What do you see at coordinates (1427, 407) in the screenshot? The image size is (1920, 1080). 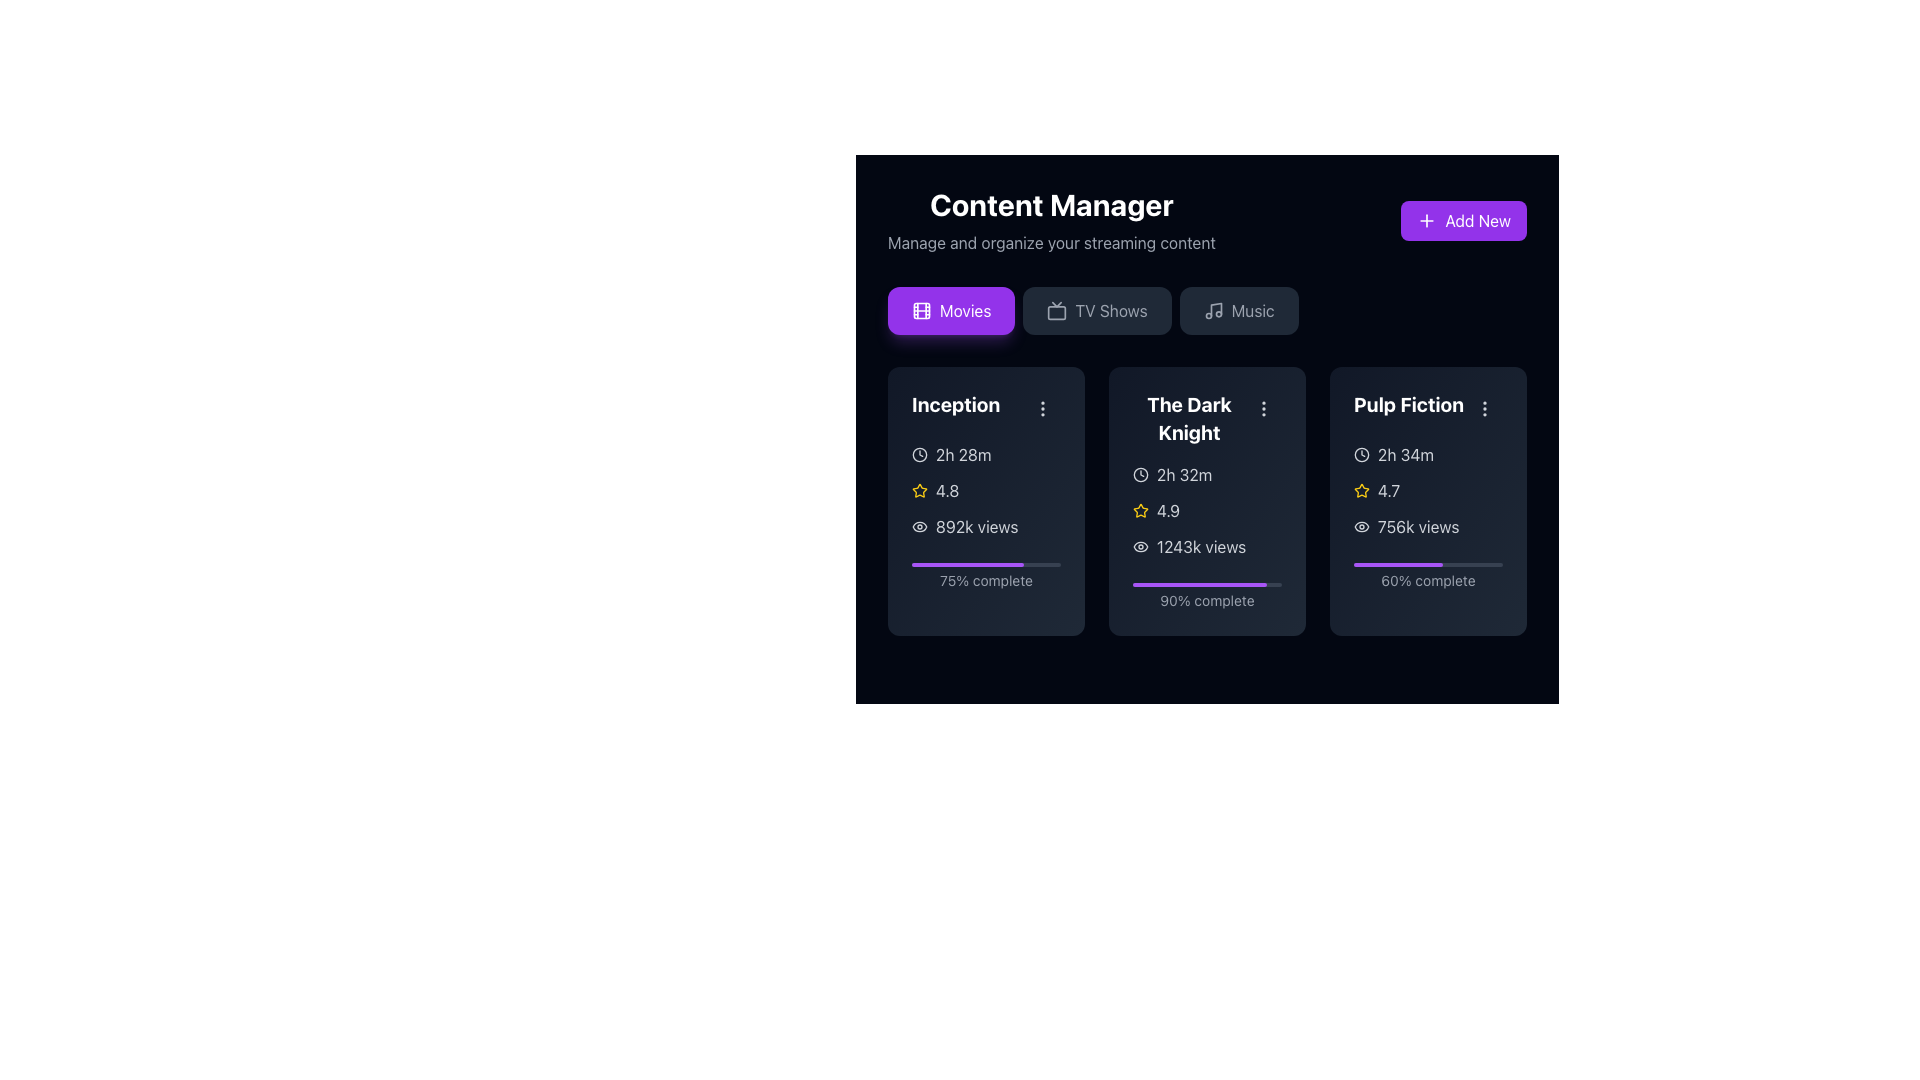 I see `the Text label located at the top-right card, which serves as the title or main identifier of the content represented by the card` at bounding box center [1427, 407].